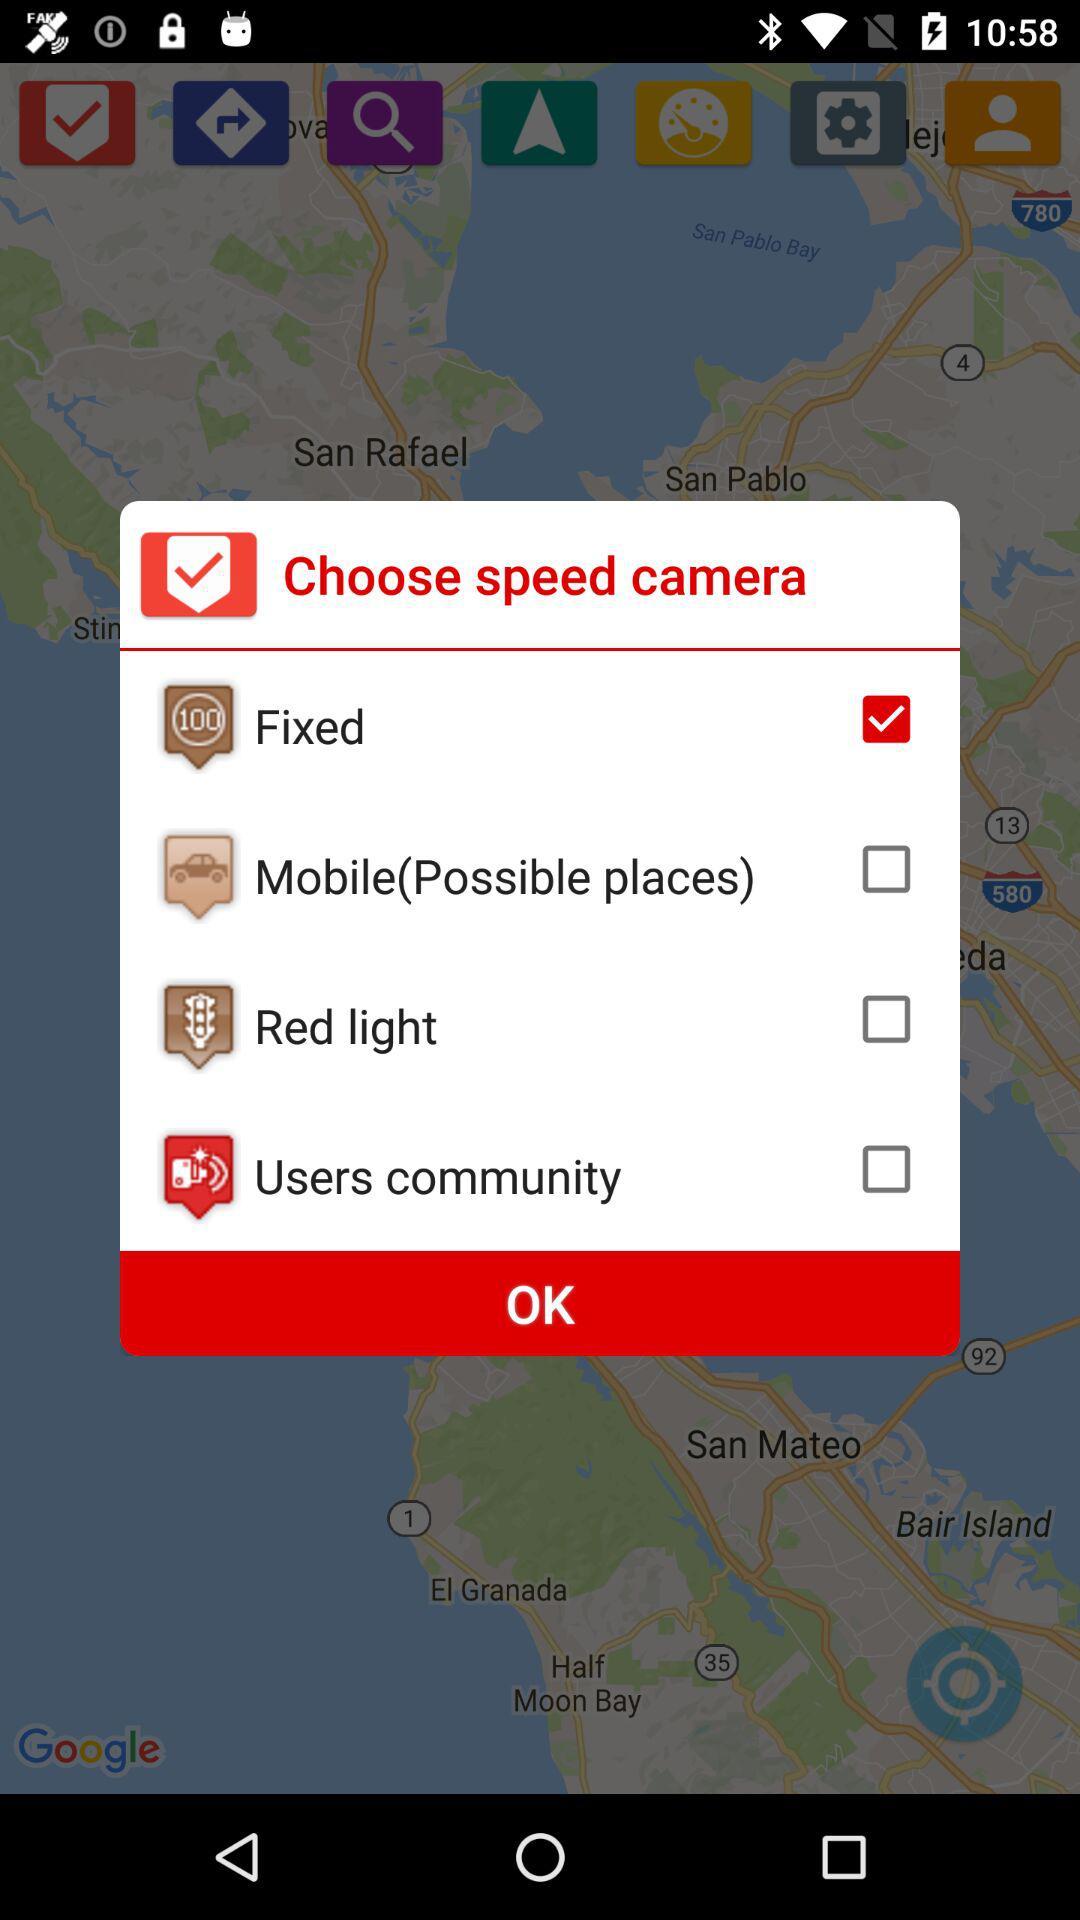 The image size is (1080, 1920). I want to click on red light icon, so click(549, 1025).